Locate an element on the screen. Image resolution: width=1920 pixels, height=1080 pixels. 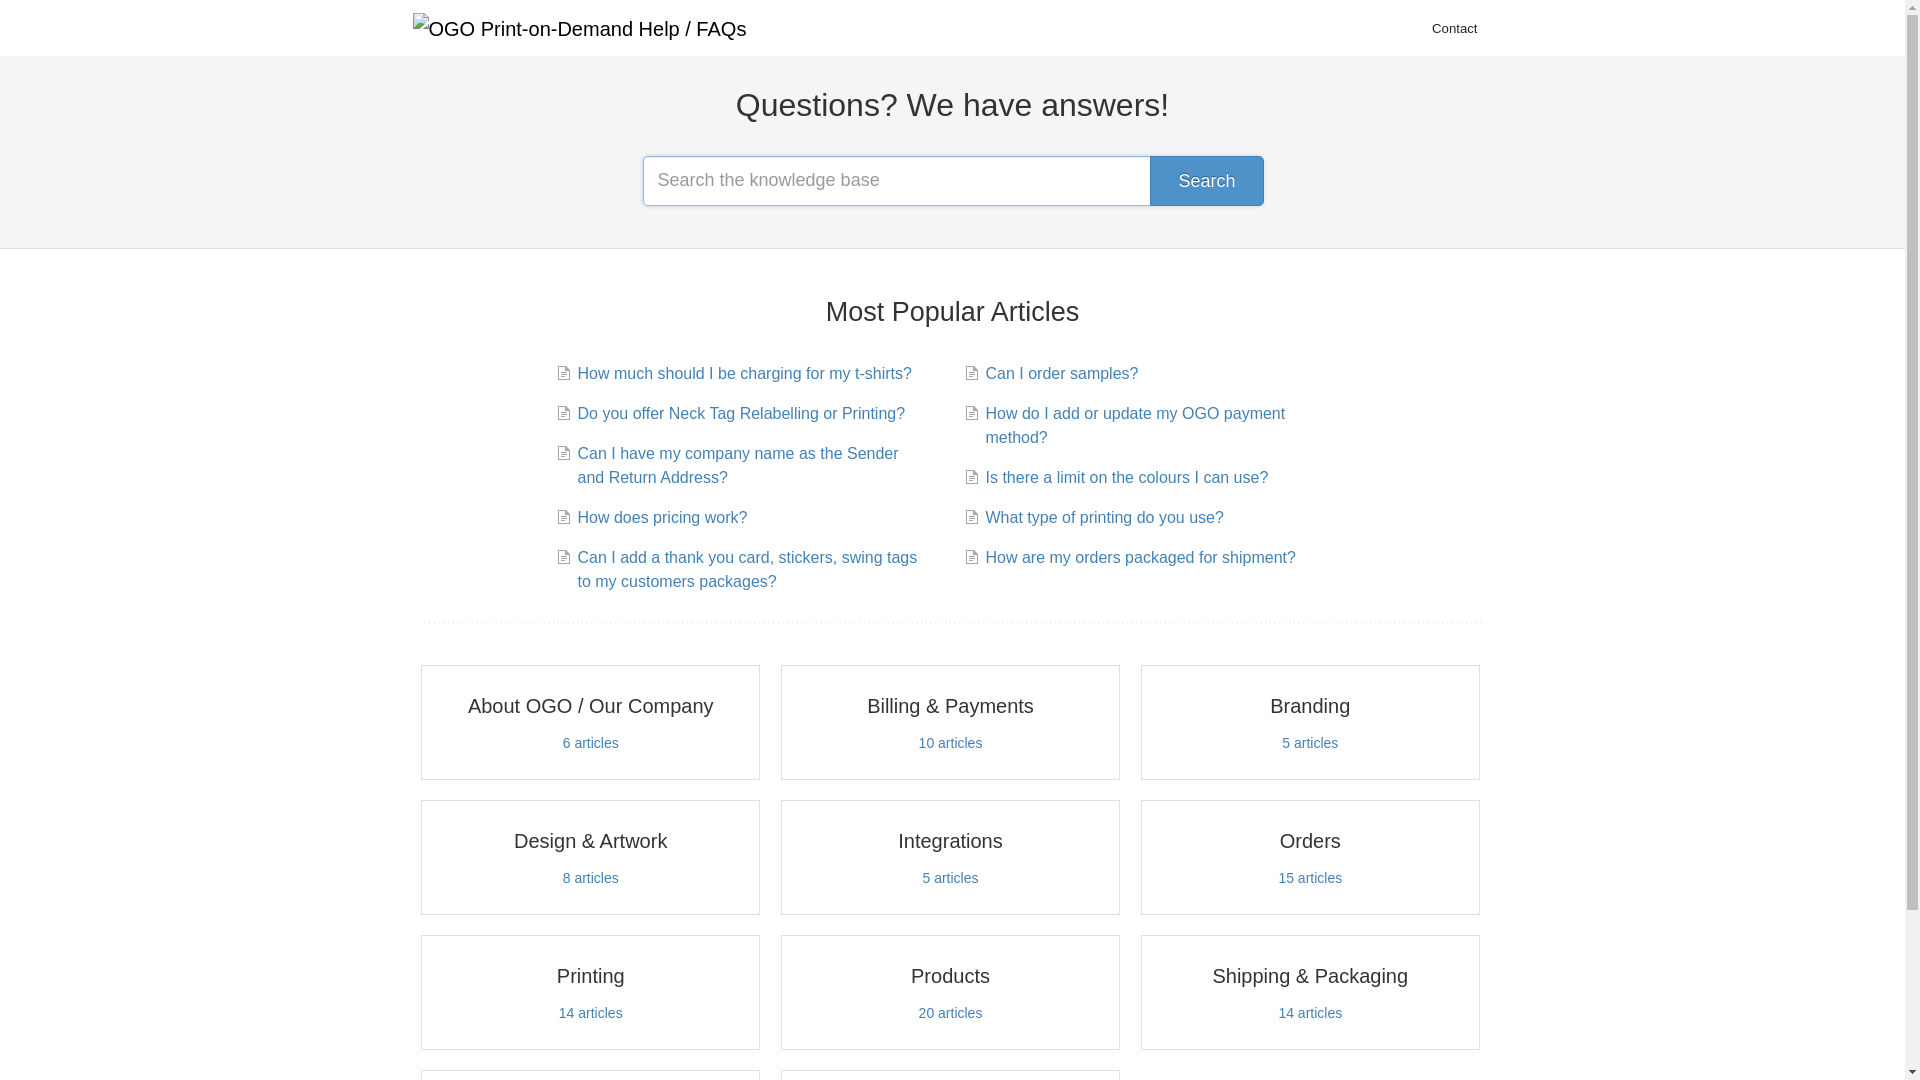
'How much should I be charging for my t-shirts?' is located at coordinates (740, 374).